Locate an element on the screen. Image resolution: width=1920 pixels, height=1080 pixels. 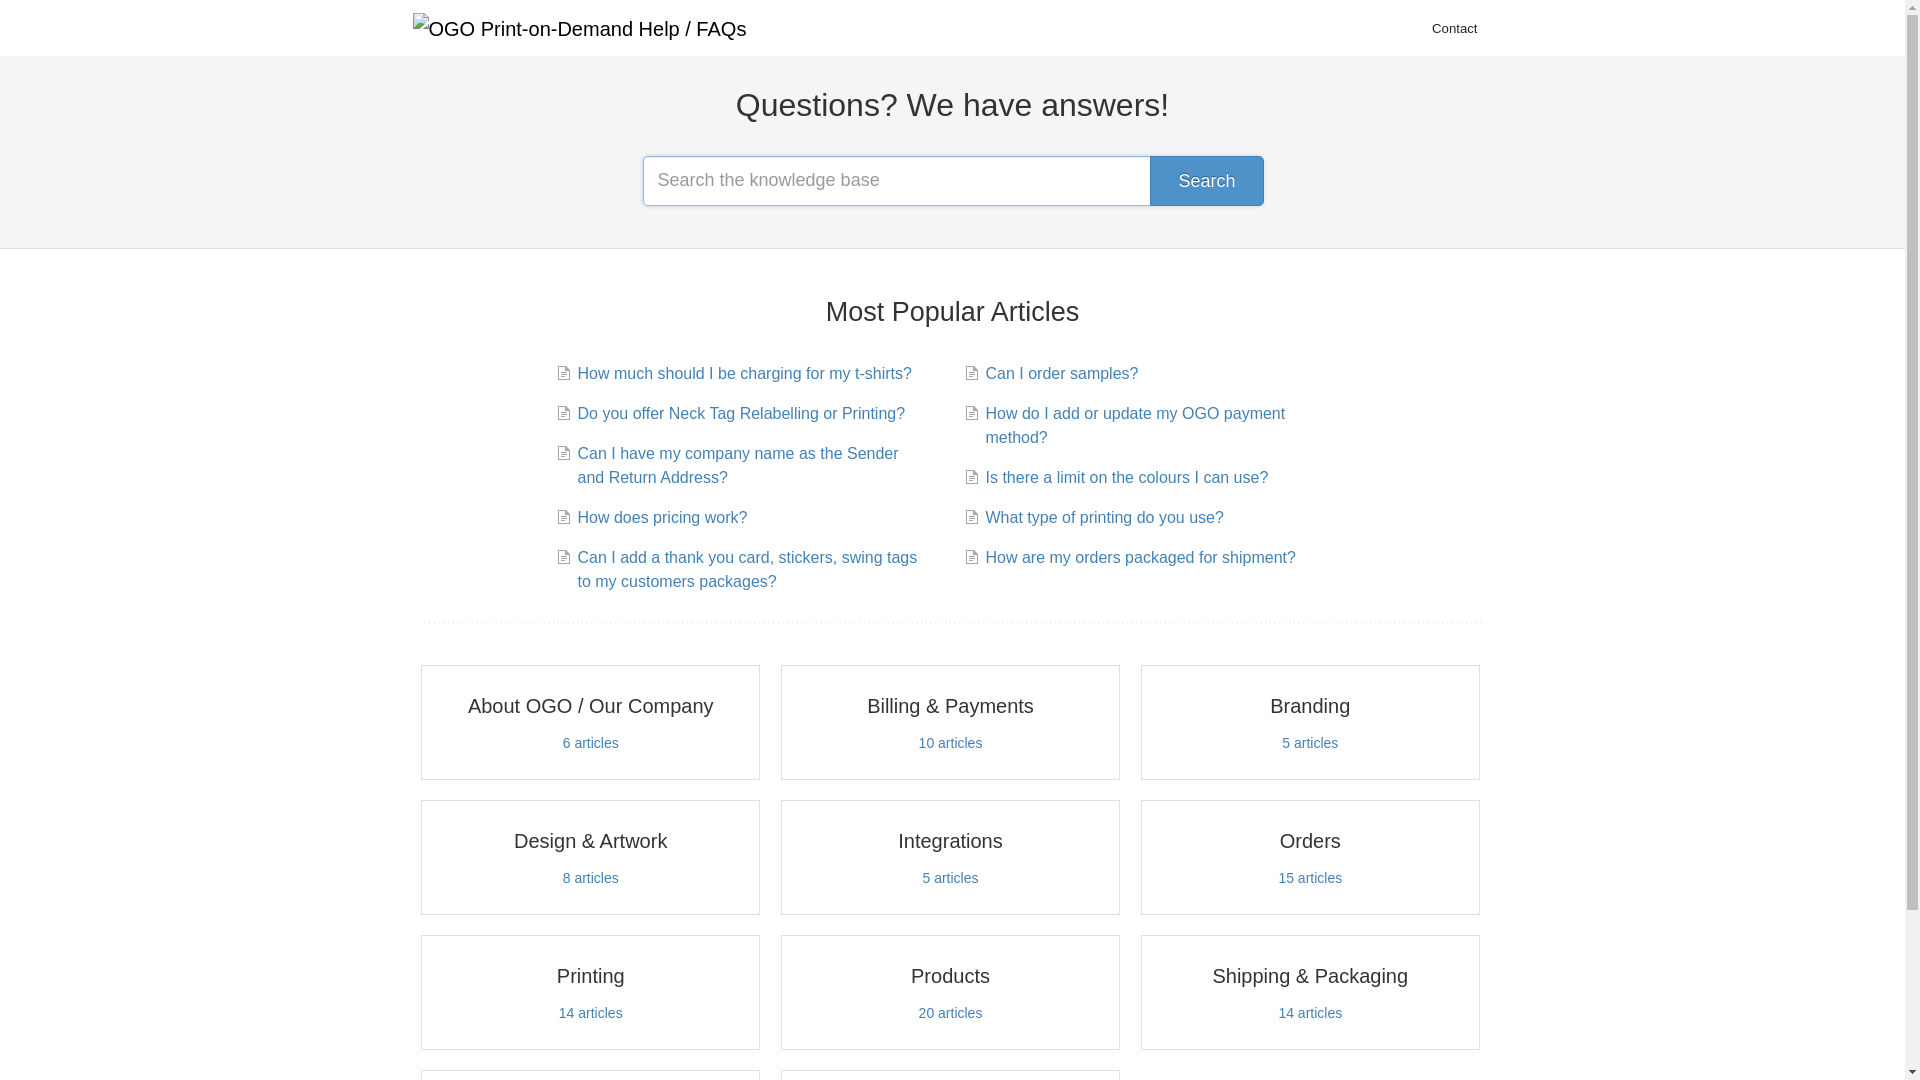
'How much should I be charging for my t-shirts?' is located at coordinates (740, 374).